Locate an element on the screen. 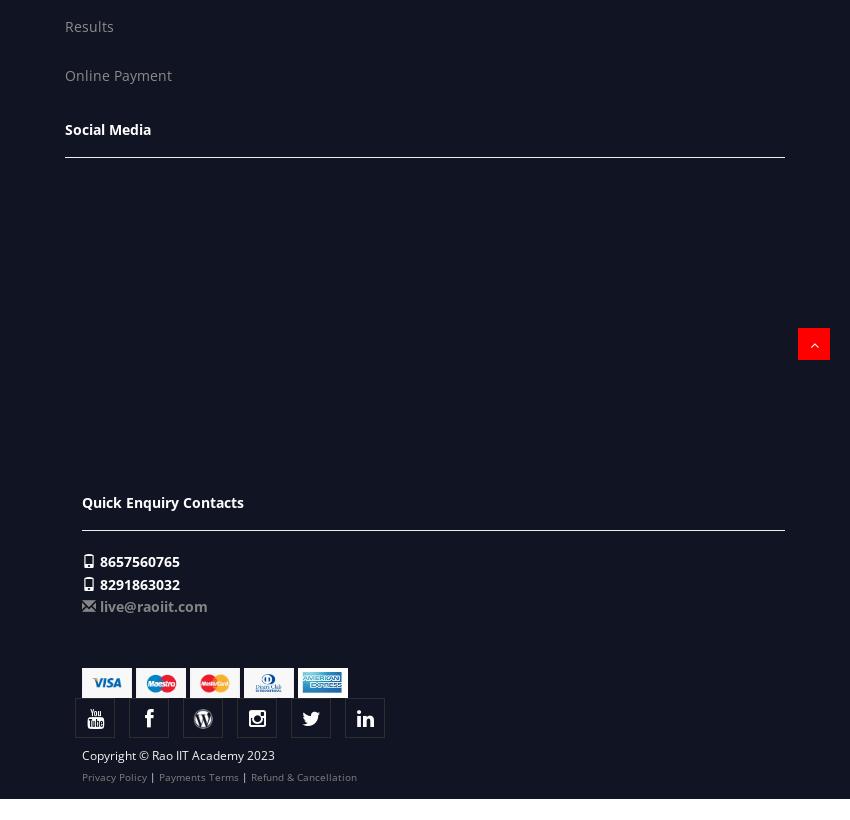 This screenshot has width=850, height=820. 'Social Media' is located at coordinates (107, 127).